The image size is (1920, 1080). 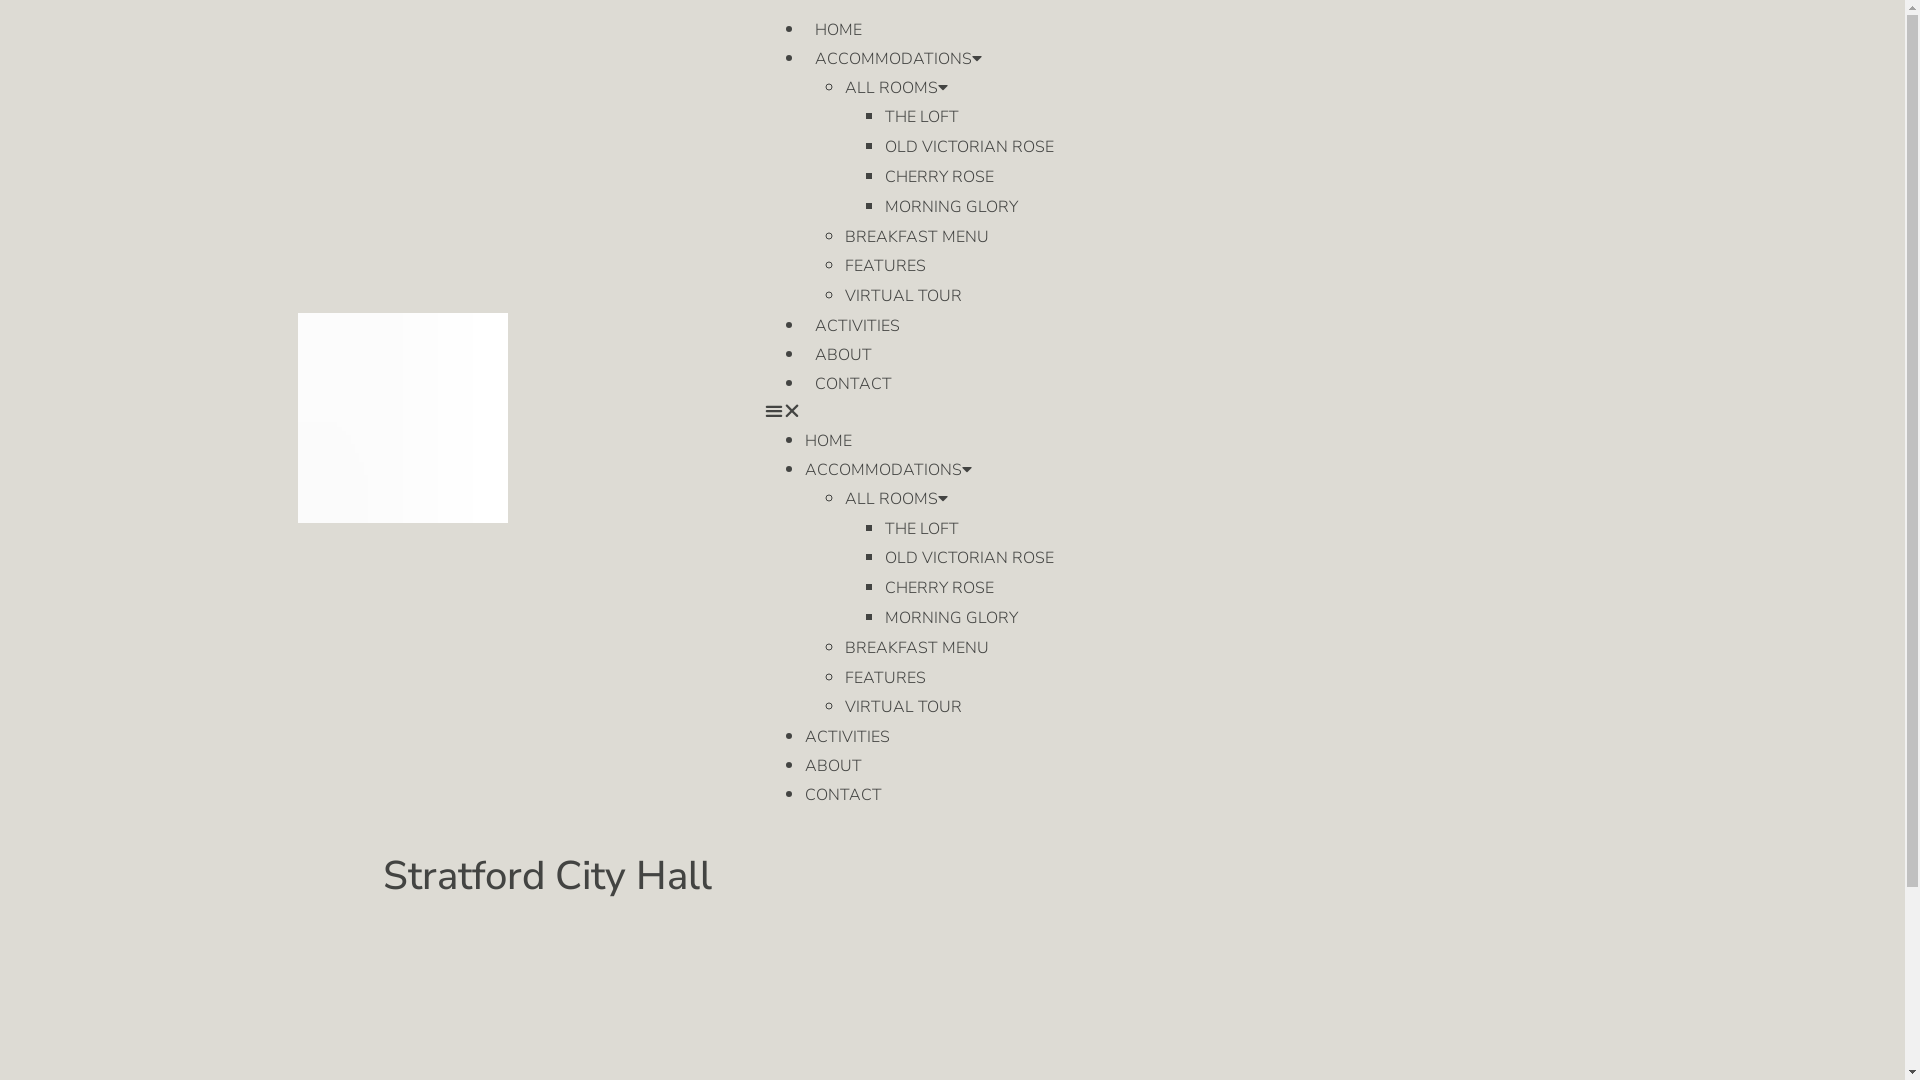 I want to click on 'THE LOFT', so click(x=883, y=116).